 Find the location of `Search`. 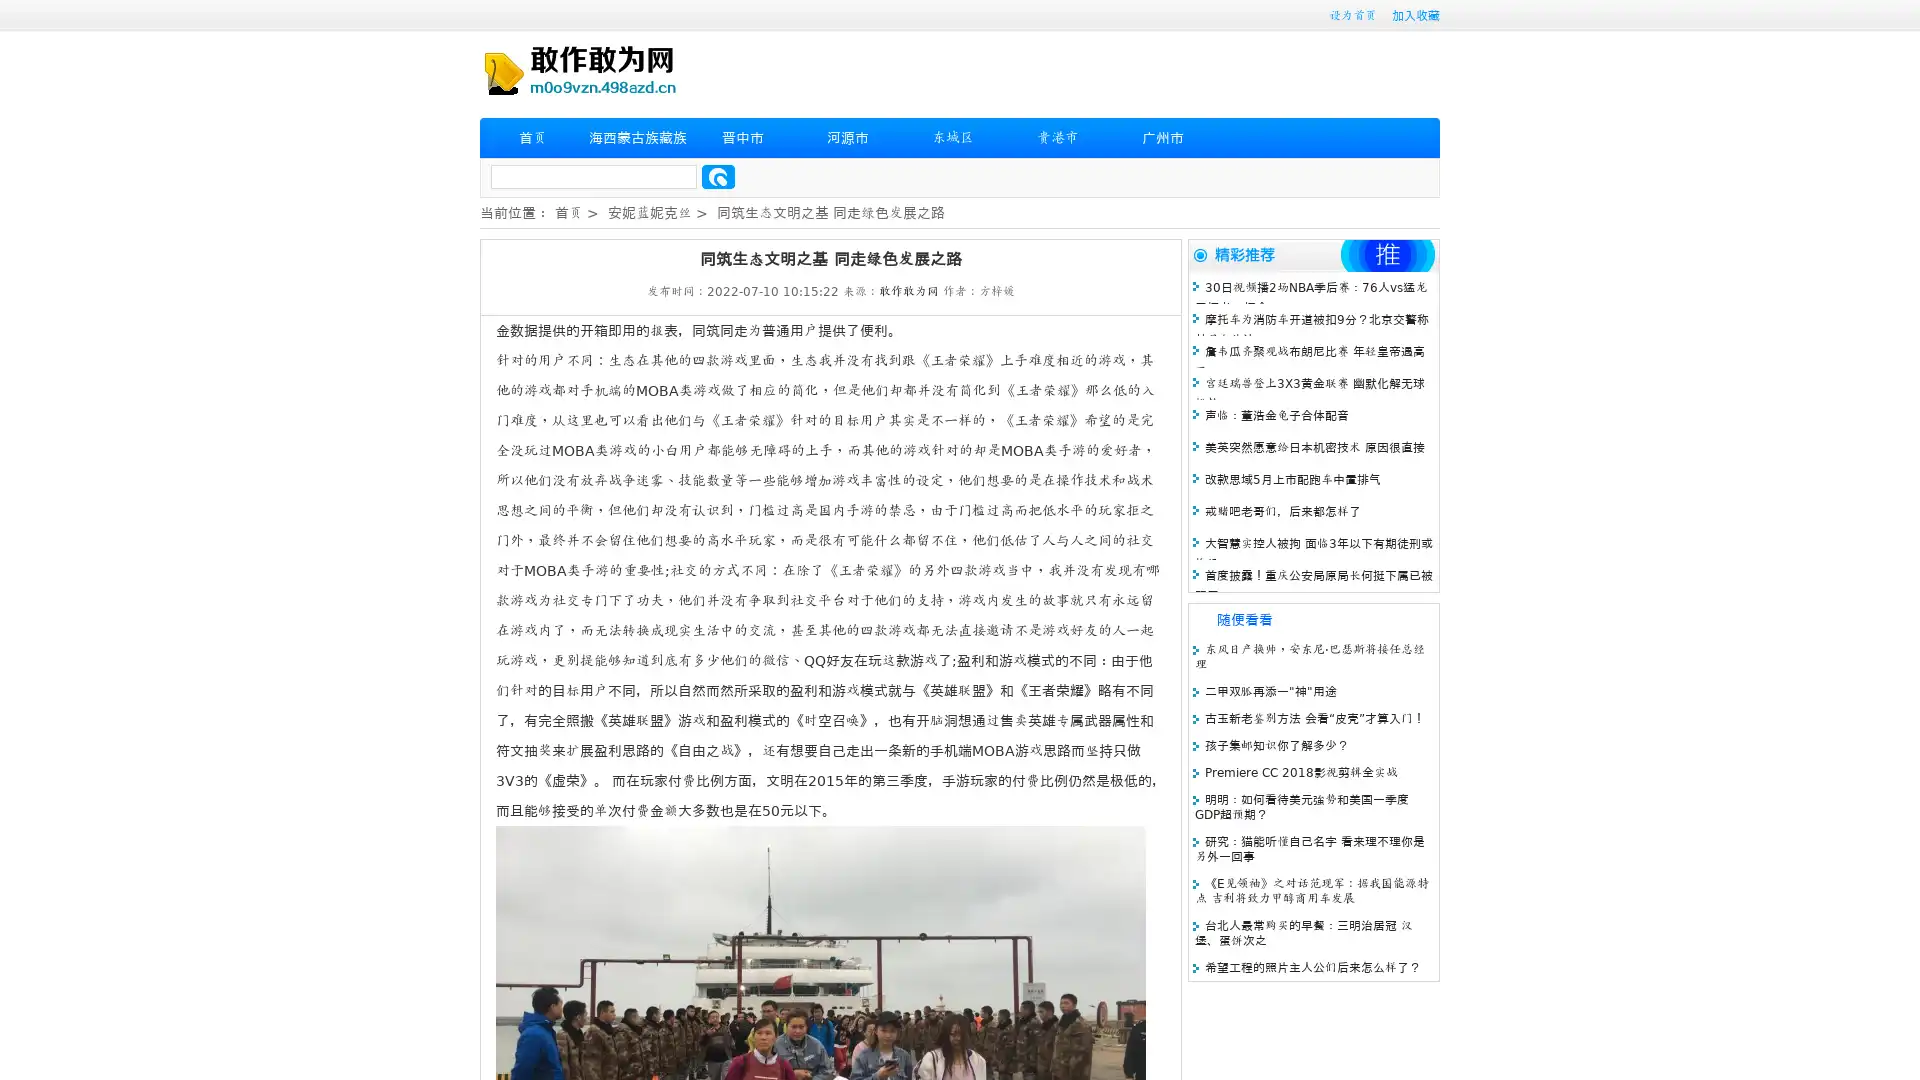

Search is located at coordinates (718, 176).